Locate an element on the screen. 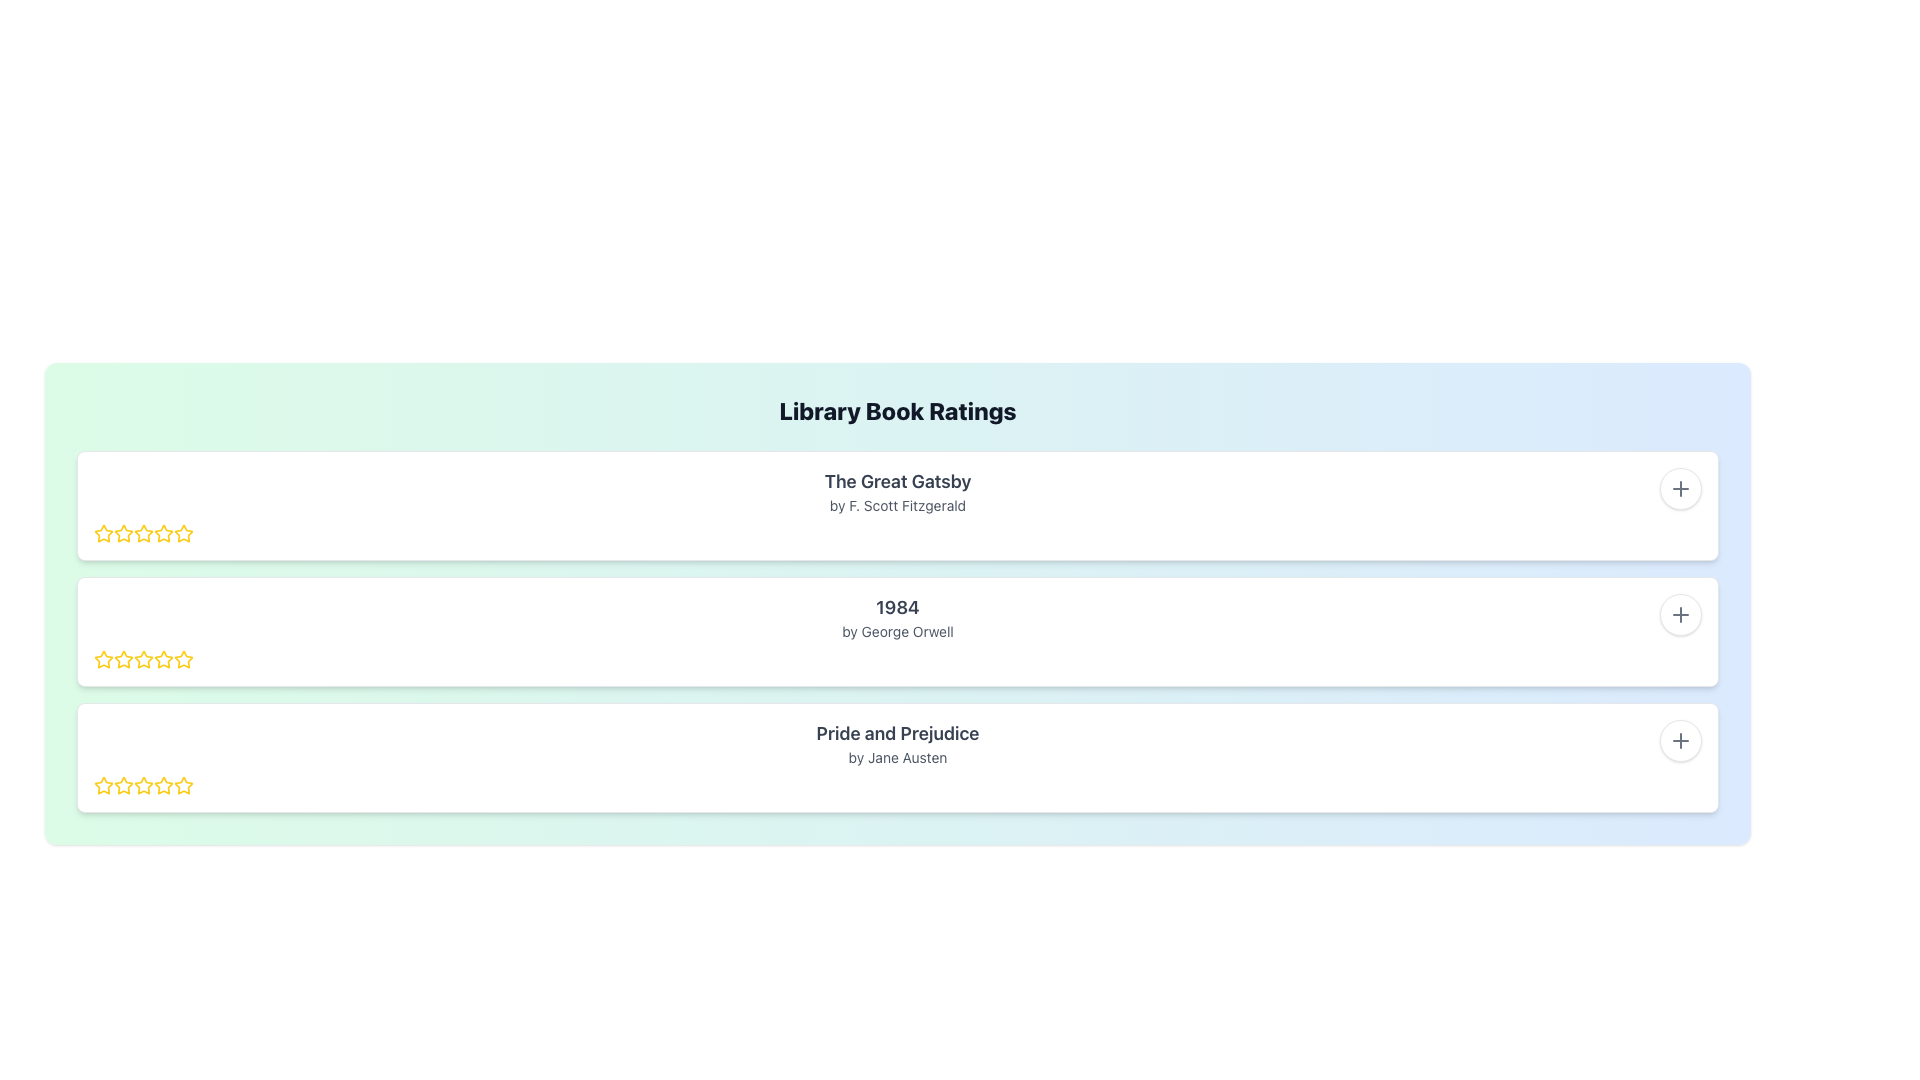 The height and width of the screenshot is (1080, 1920). the second Rating Star (SVG Icon) is located at coordinates (183, 532).